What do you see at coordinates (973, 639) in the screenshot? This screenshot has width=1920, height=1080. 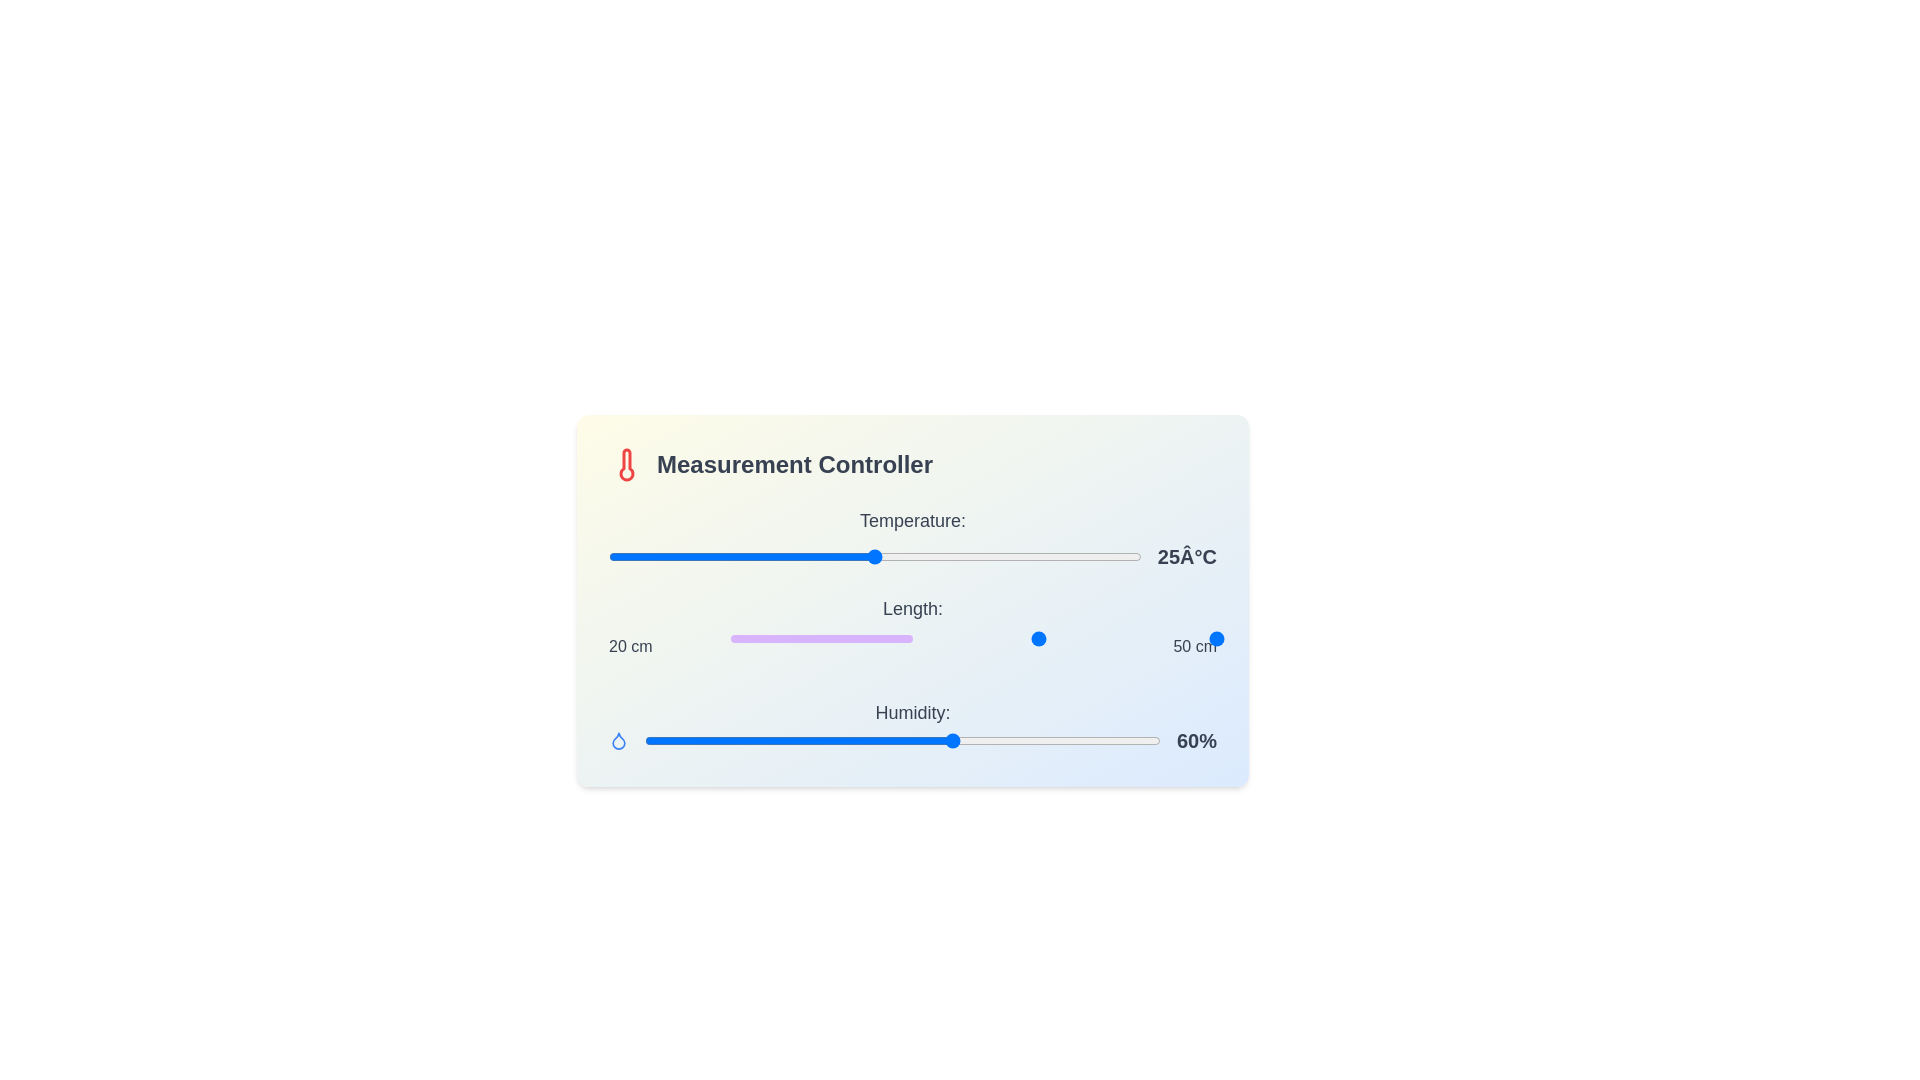 I see `the length` at bounding box center [973, 639].